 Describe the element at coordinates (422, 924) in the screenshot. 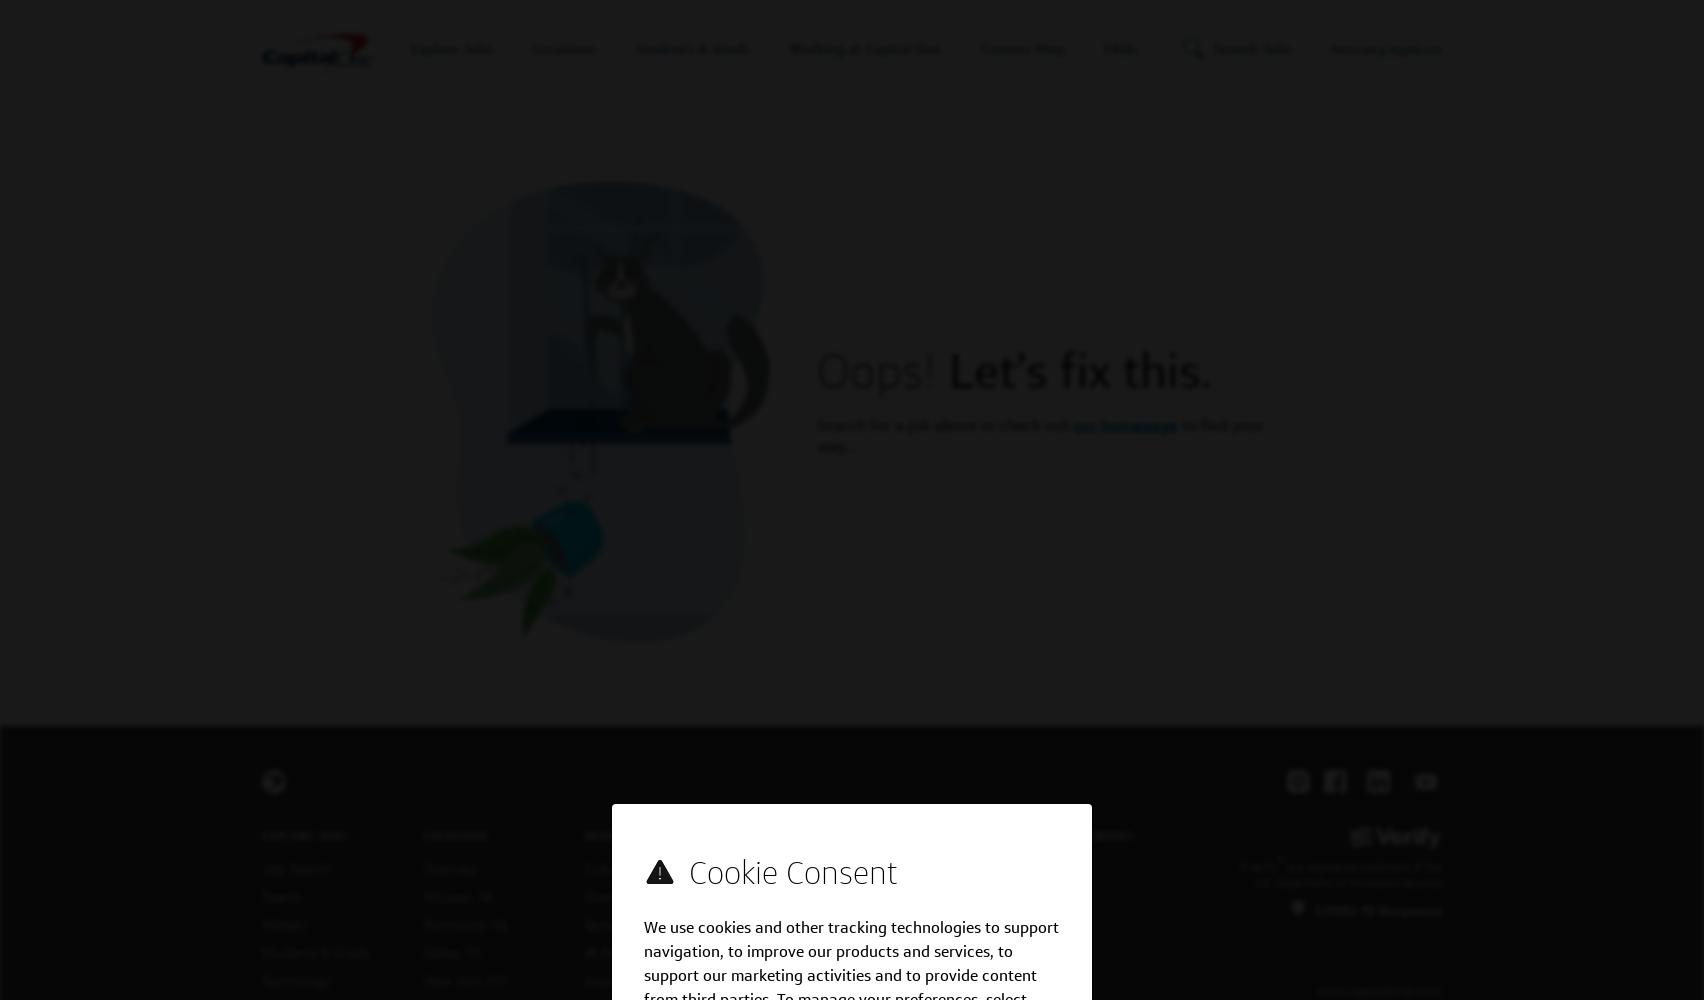

I see `'Richmond, VA'` at that location.